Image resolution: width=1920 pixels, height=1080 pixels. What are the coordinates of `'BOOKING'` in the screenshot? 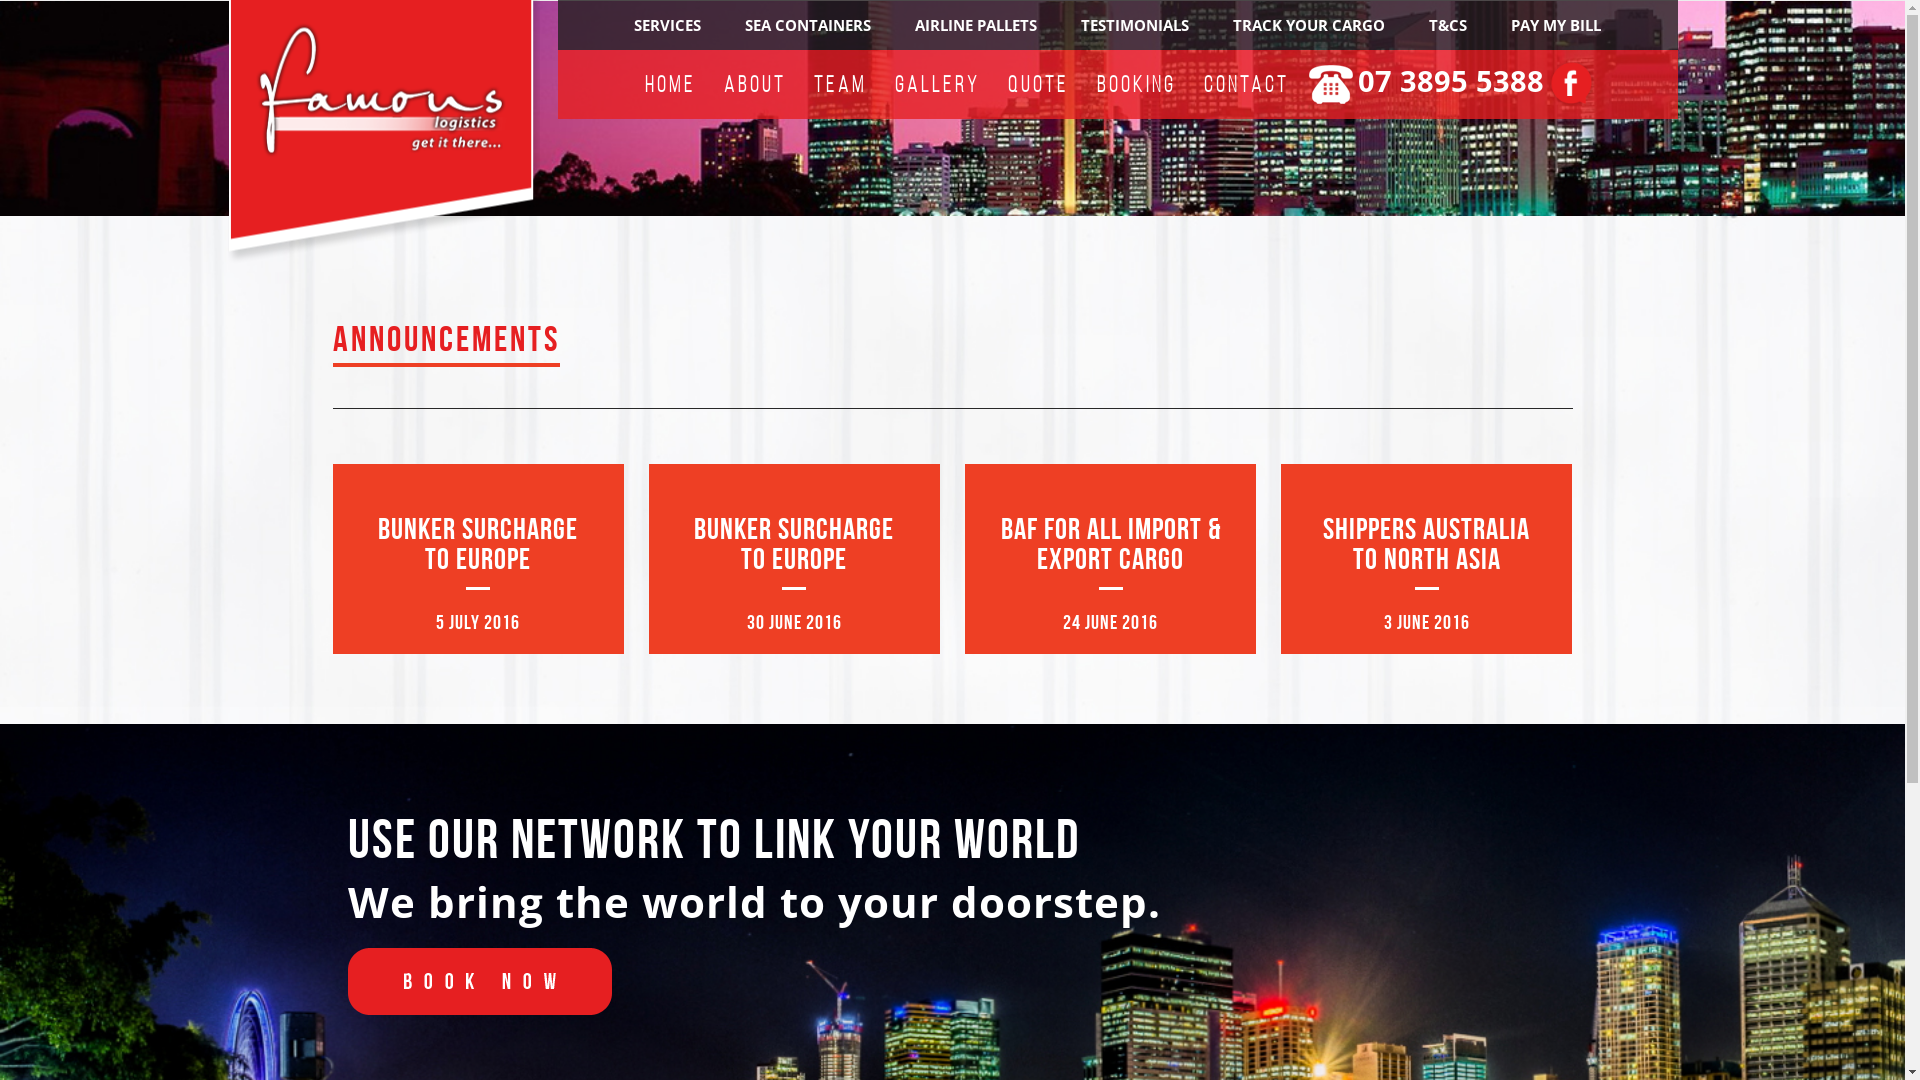 It's located at (1087, 83).